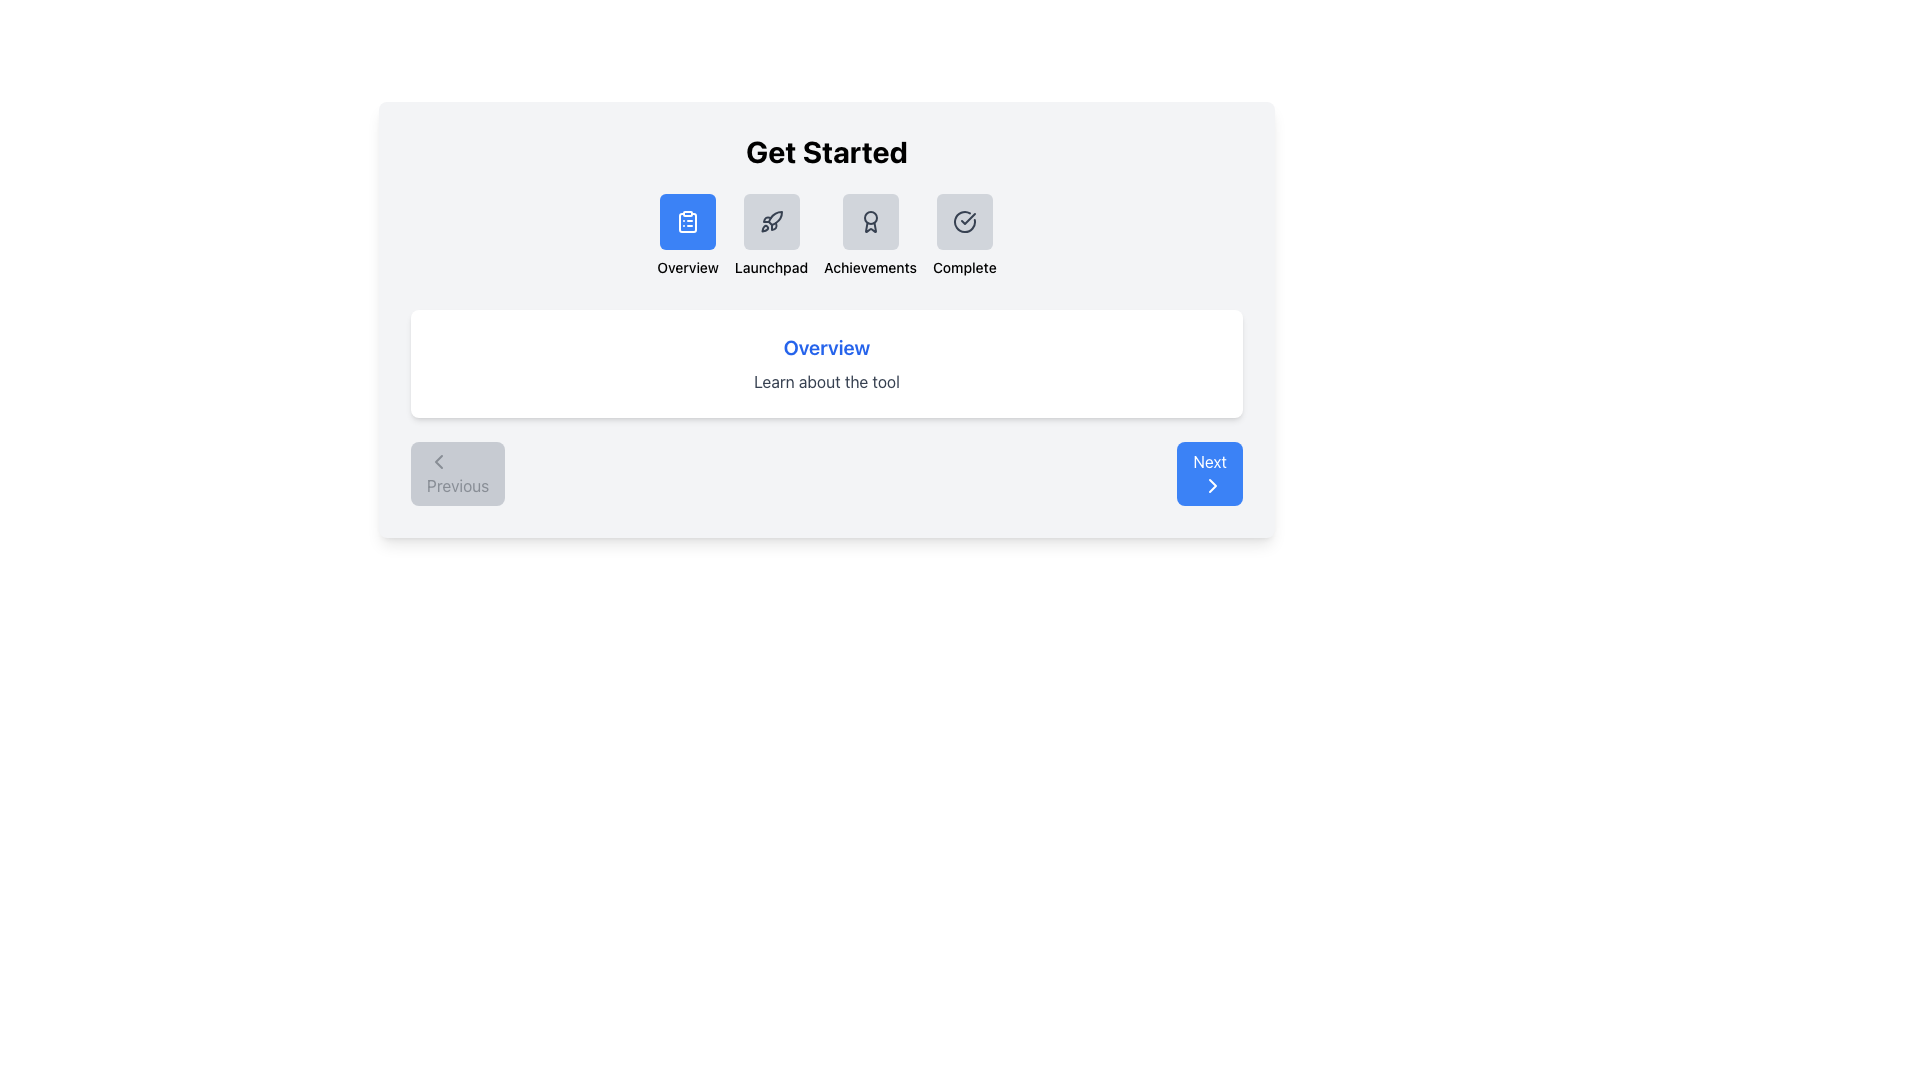  I want to click on the second button from the left in the row under the 'Get Started' title, which has a gray background and a rocket icon in the center, so click(770, 222).